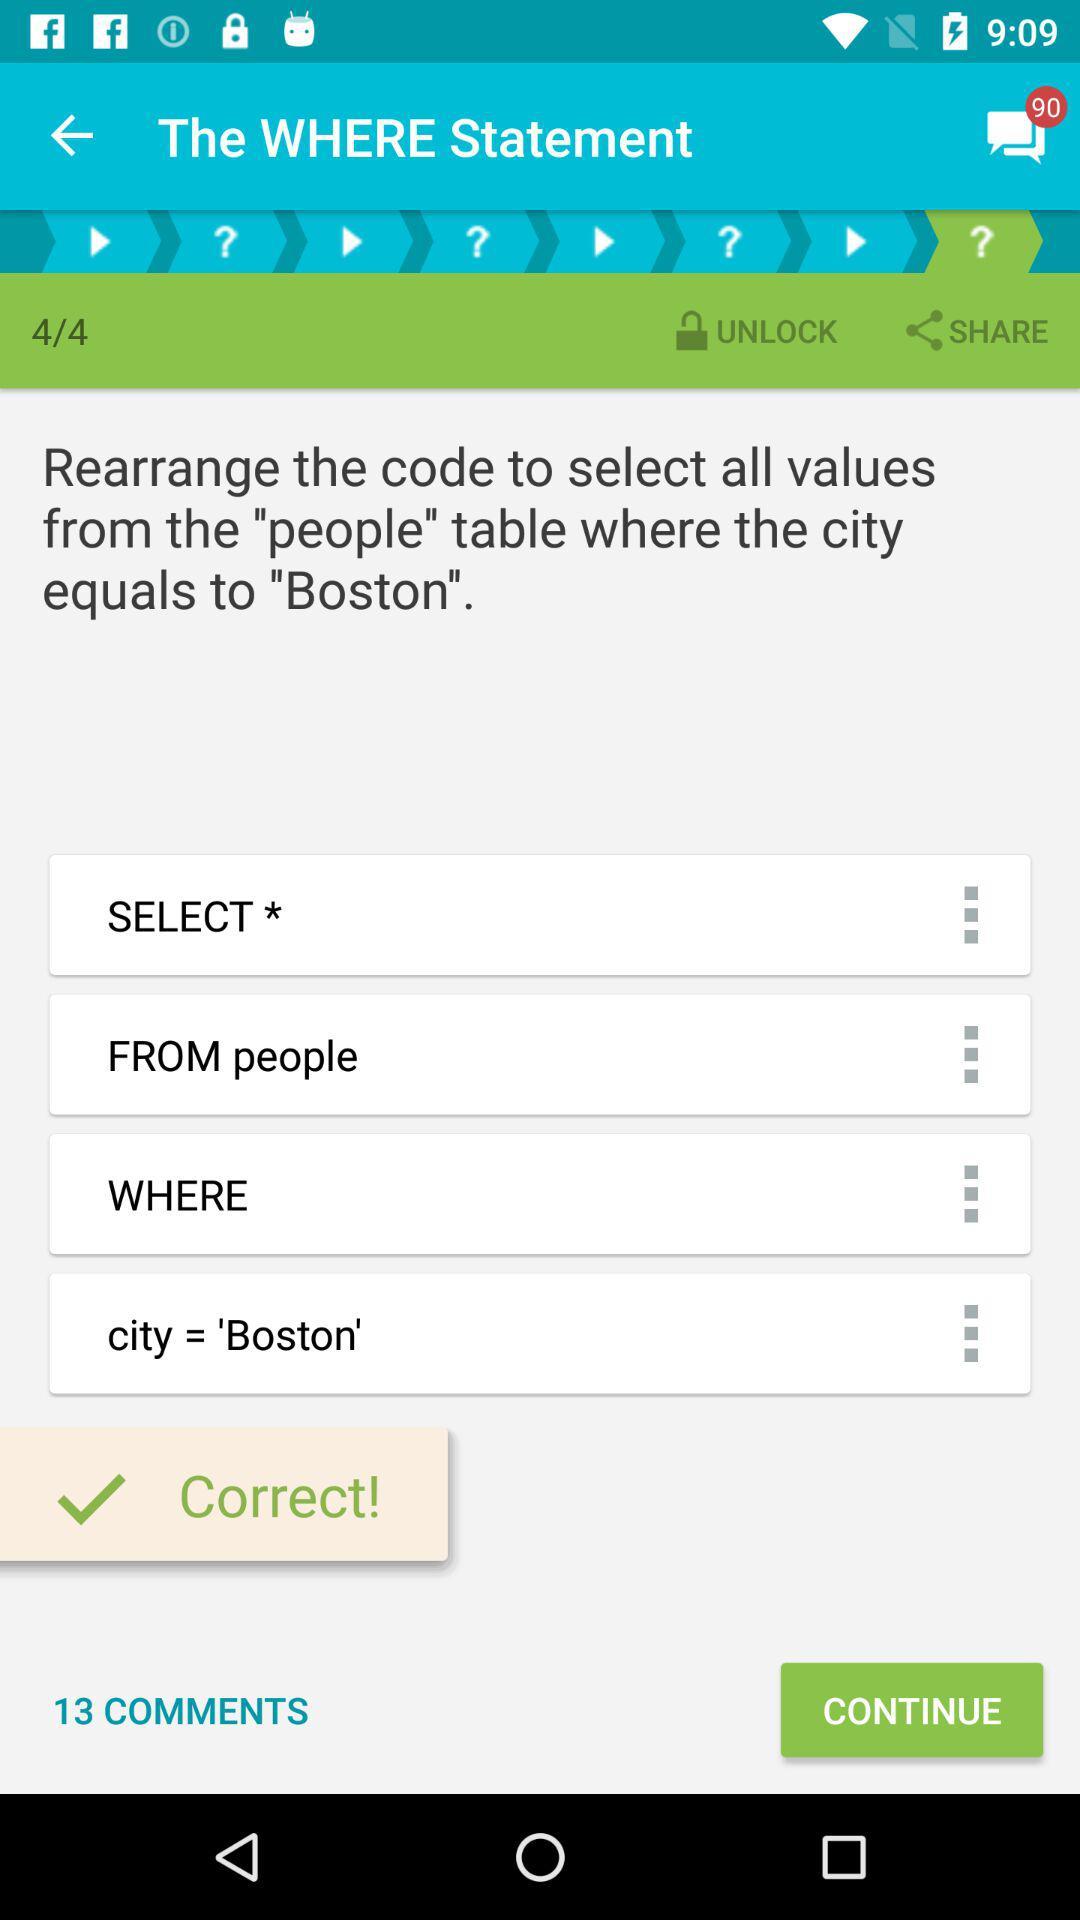 The image size is (1080, 1920). What do you see at coordinates (979, 240) in the screenshot?
I see `help` at bounding box center [979, 240].